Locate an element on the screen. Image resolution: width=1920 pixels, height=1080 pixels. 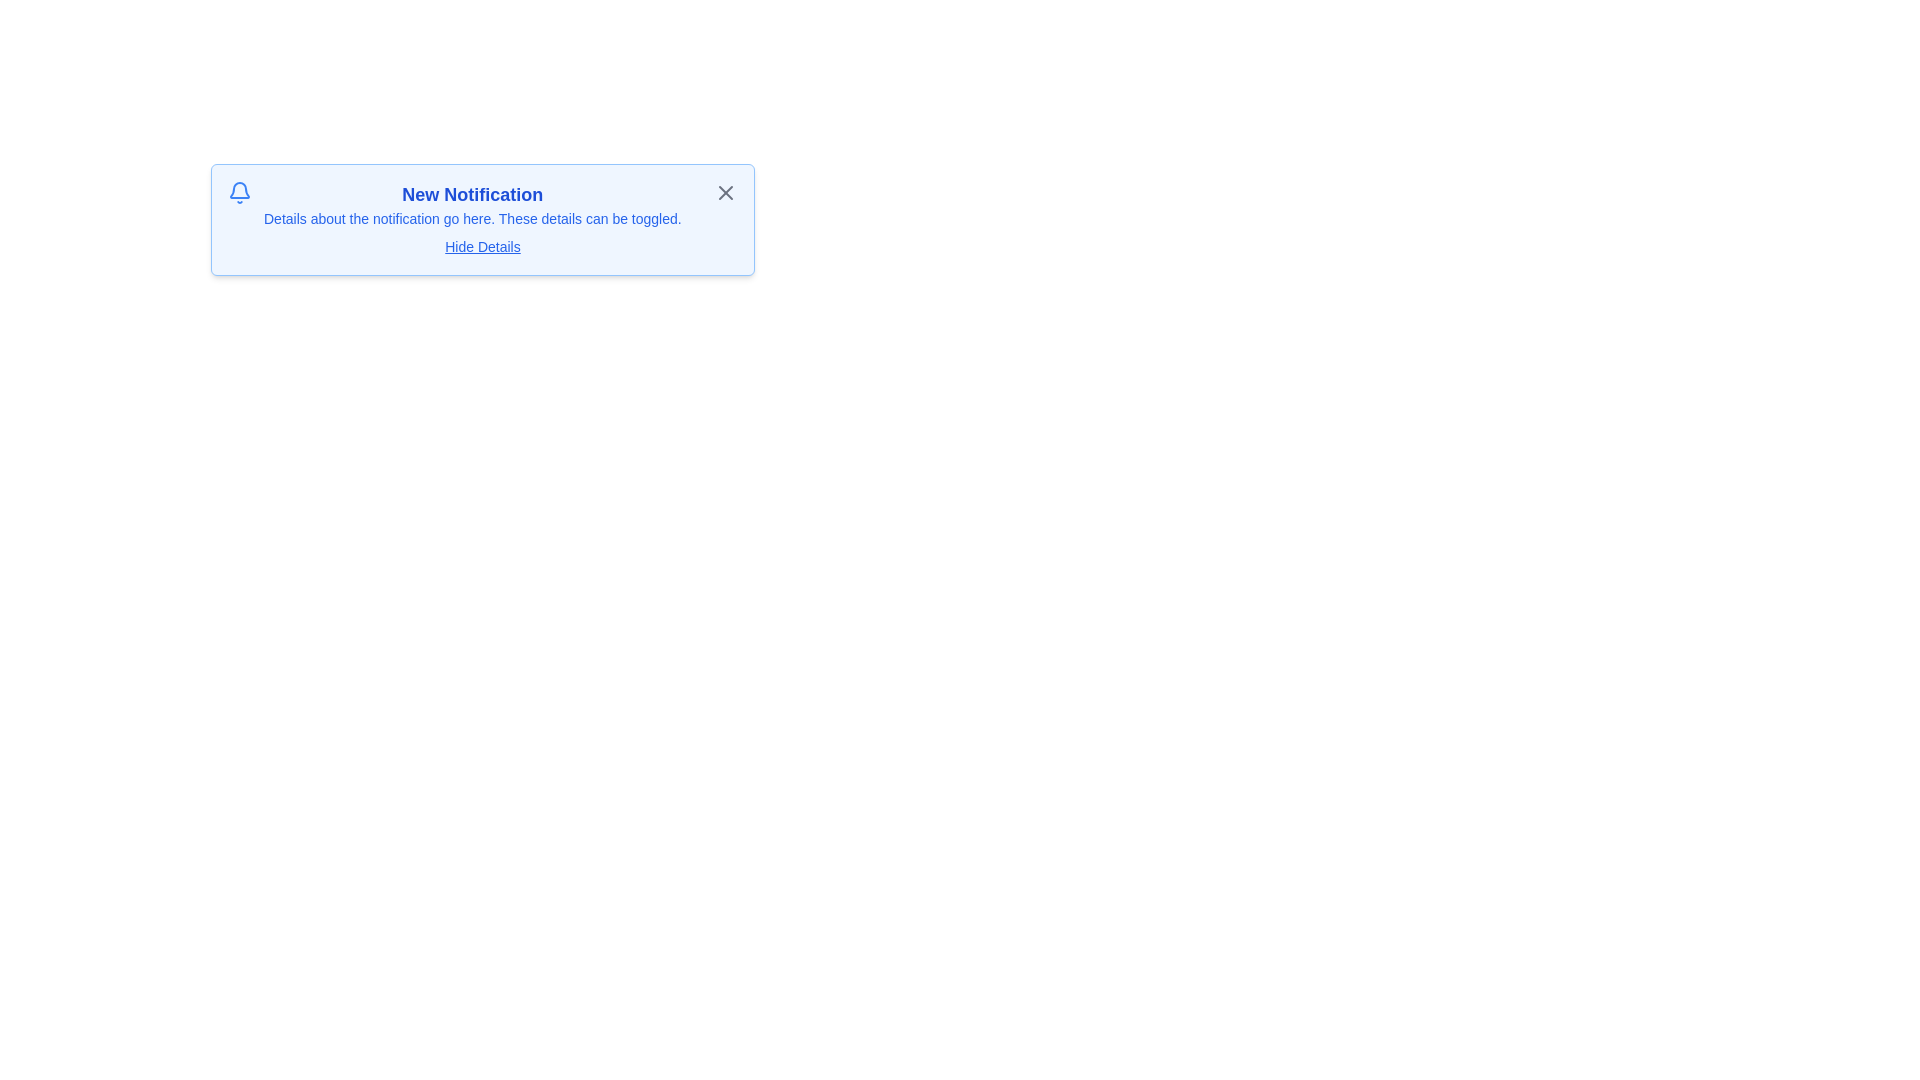
the background area outside the notification panel to change focus or deselect is located at coordinates (99, 100).